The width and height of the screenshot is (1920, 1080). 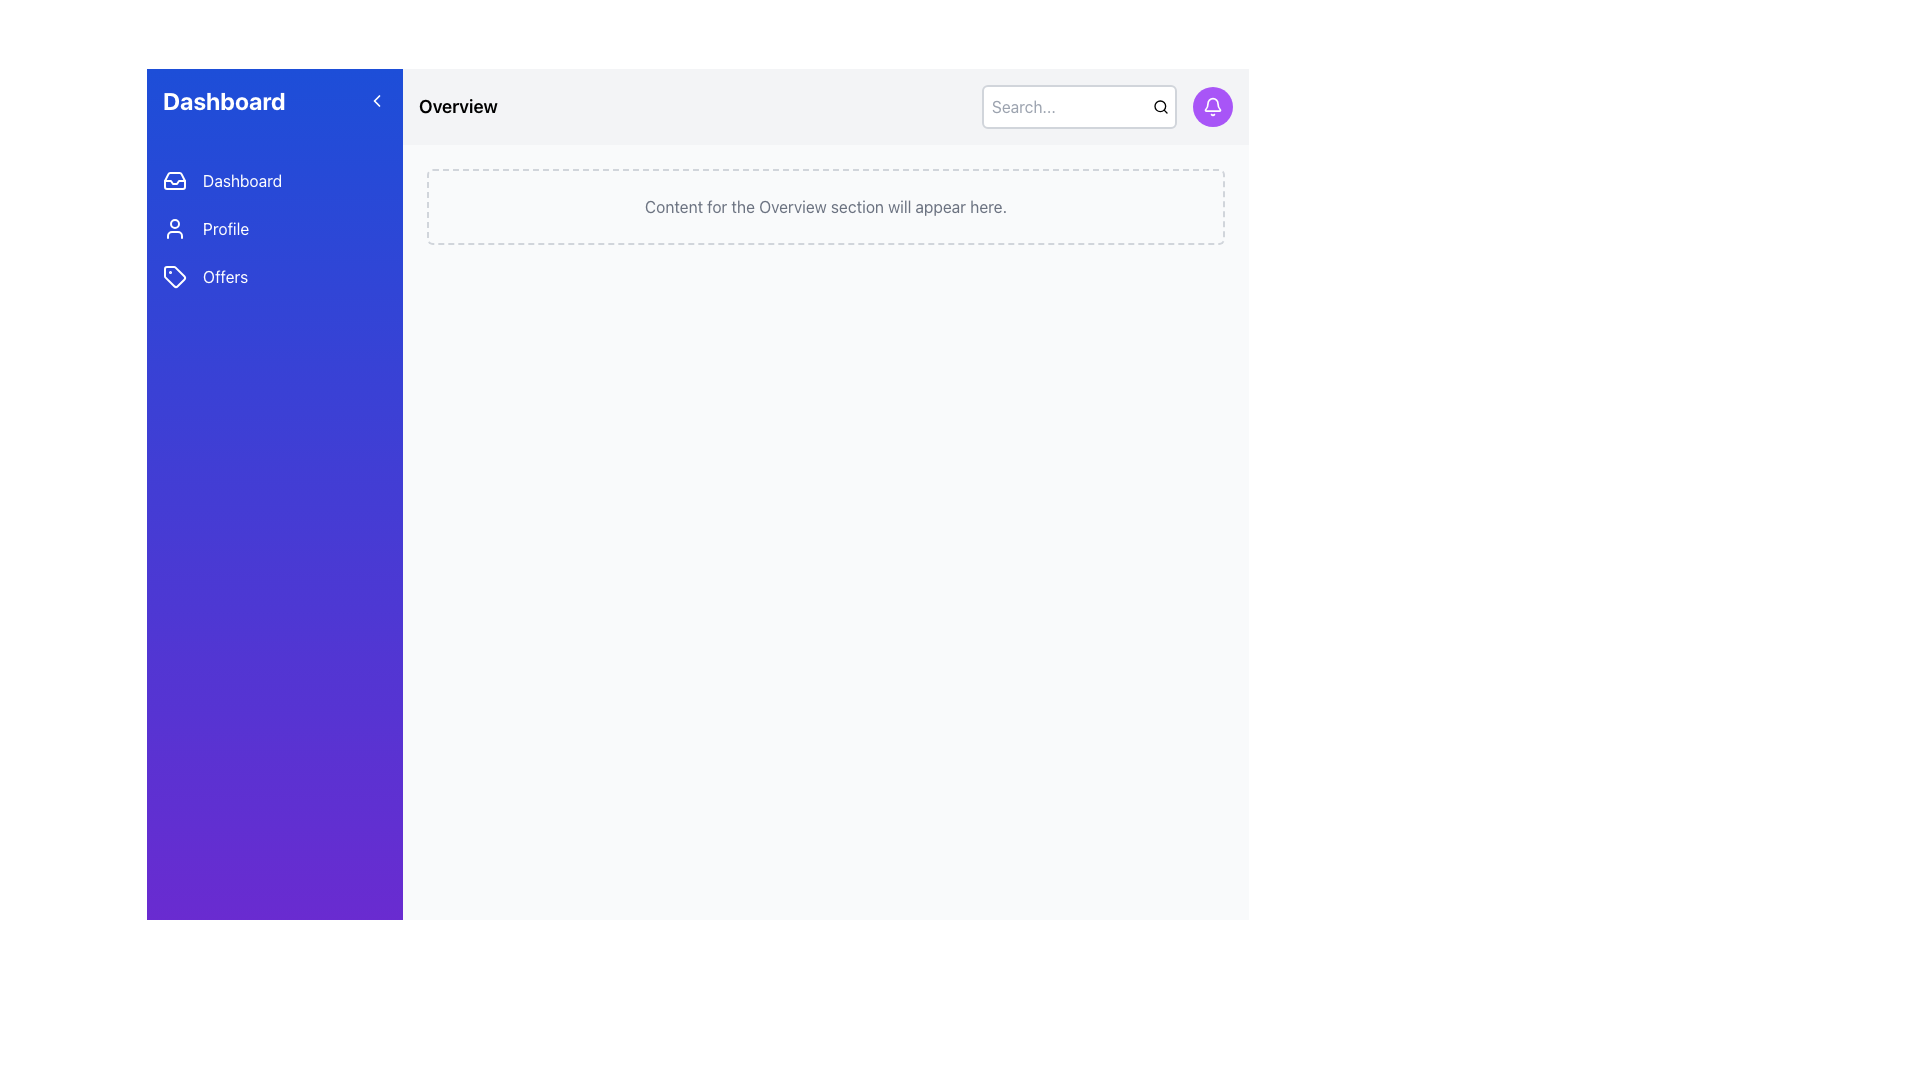 What do you see at coordinates (1212, 107) in the screenshot?
I see `the notification button located at the top-right corner of the interface, immediately to the right of the search bar` at bounding box center [1212, 107].